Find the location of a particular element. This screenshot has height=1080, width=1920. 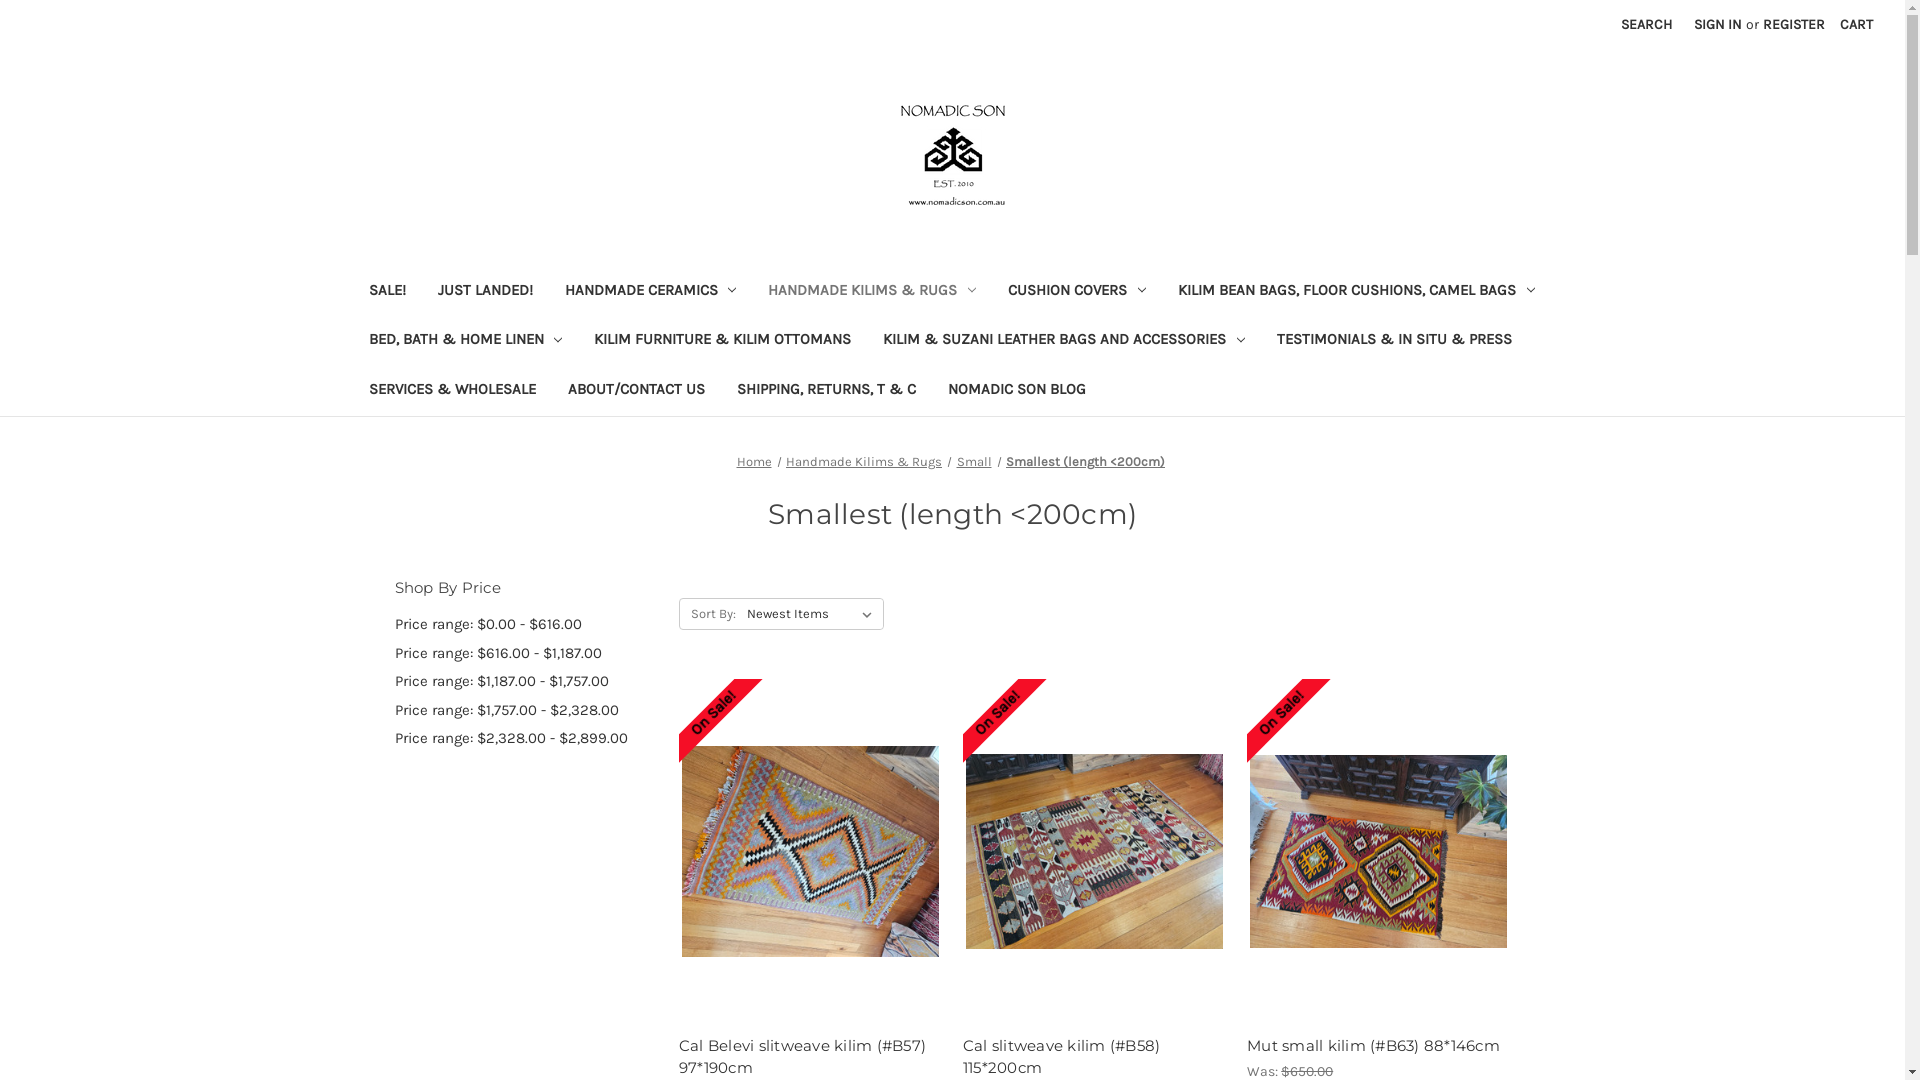

'TESTIMONIALS & IN SITU & PRESS' is located at coordinates (1393, 340).